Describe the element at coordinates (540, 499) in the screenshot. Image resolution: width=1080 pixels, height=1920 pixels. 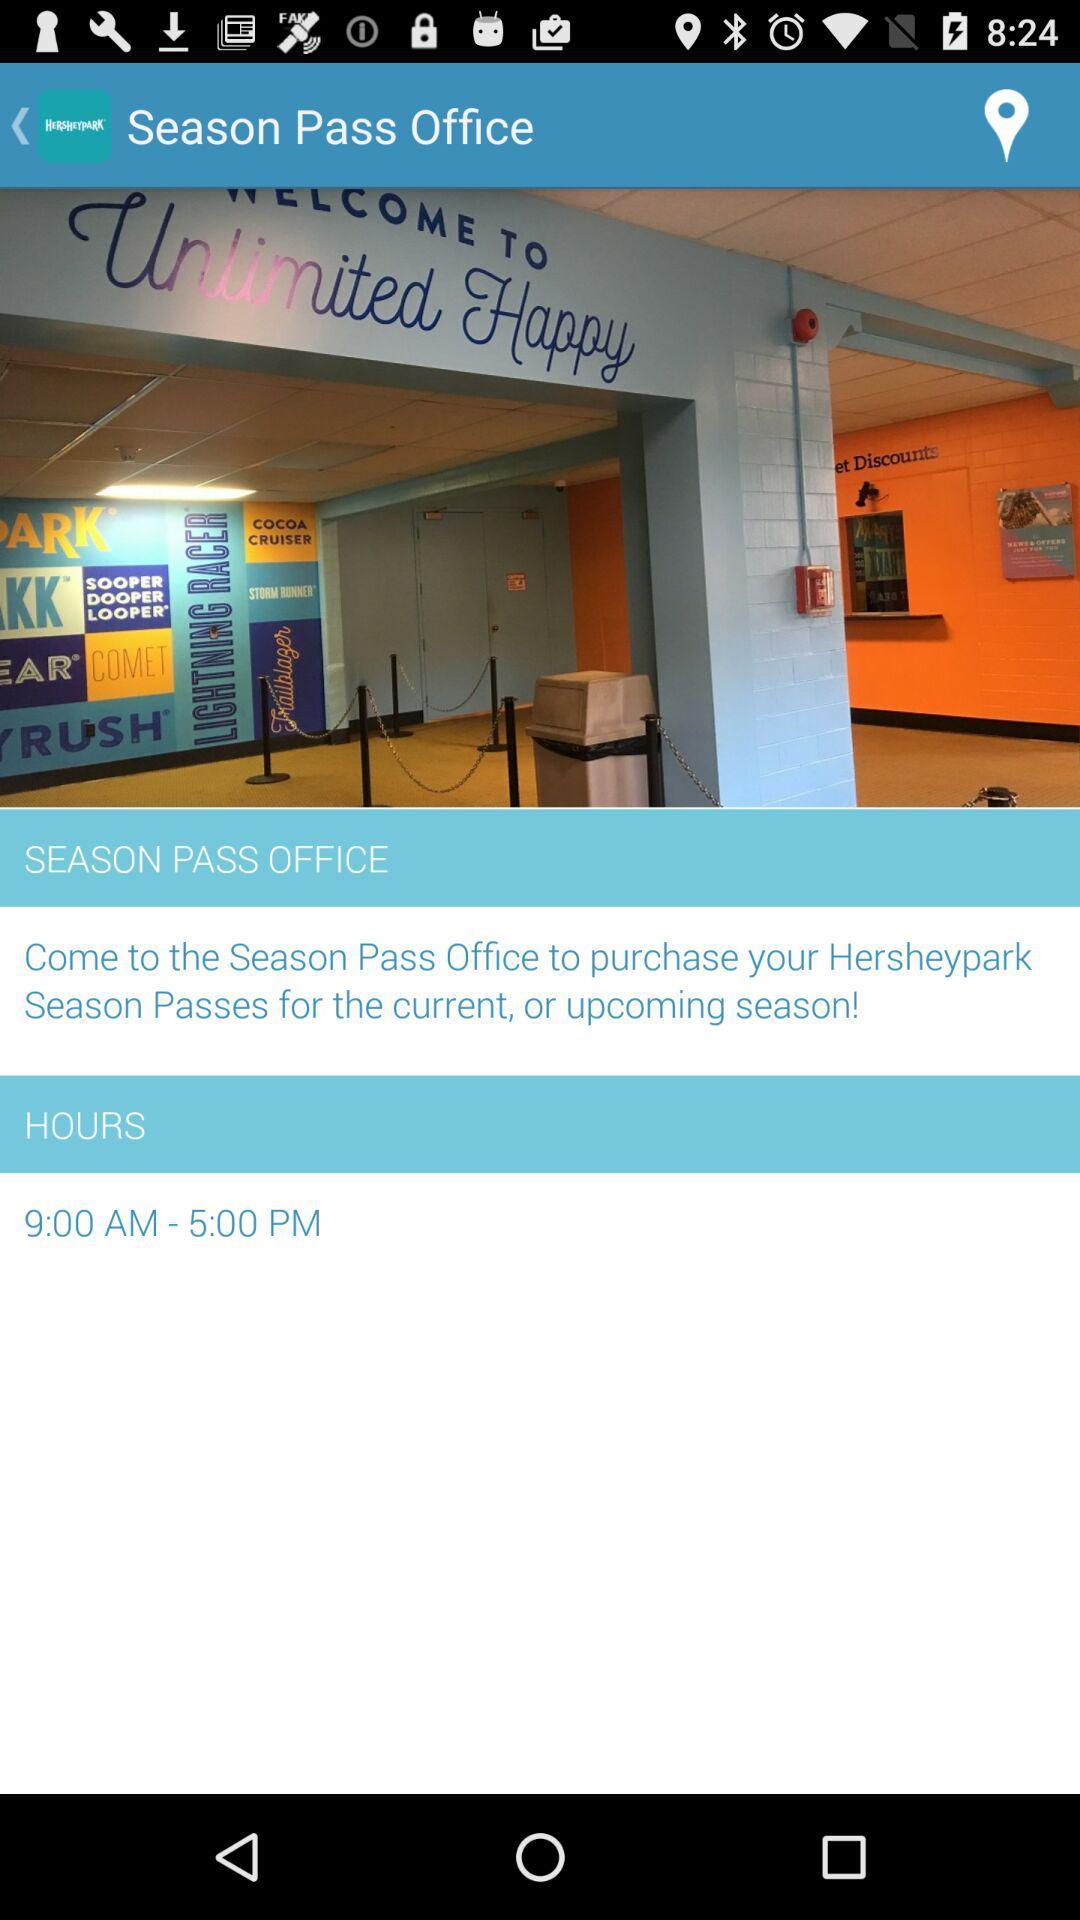
I see `the item at the top` at that location.